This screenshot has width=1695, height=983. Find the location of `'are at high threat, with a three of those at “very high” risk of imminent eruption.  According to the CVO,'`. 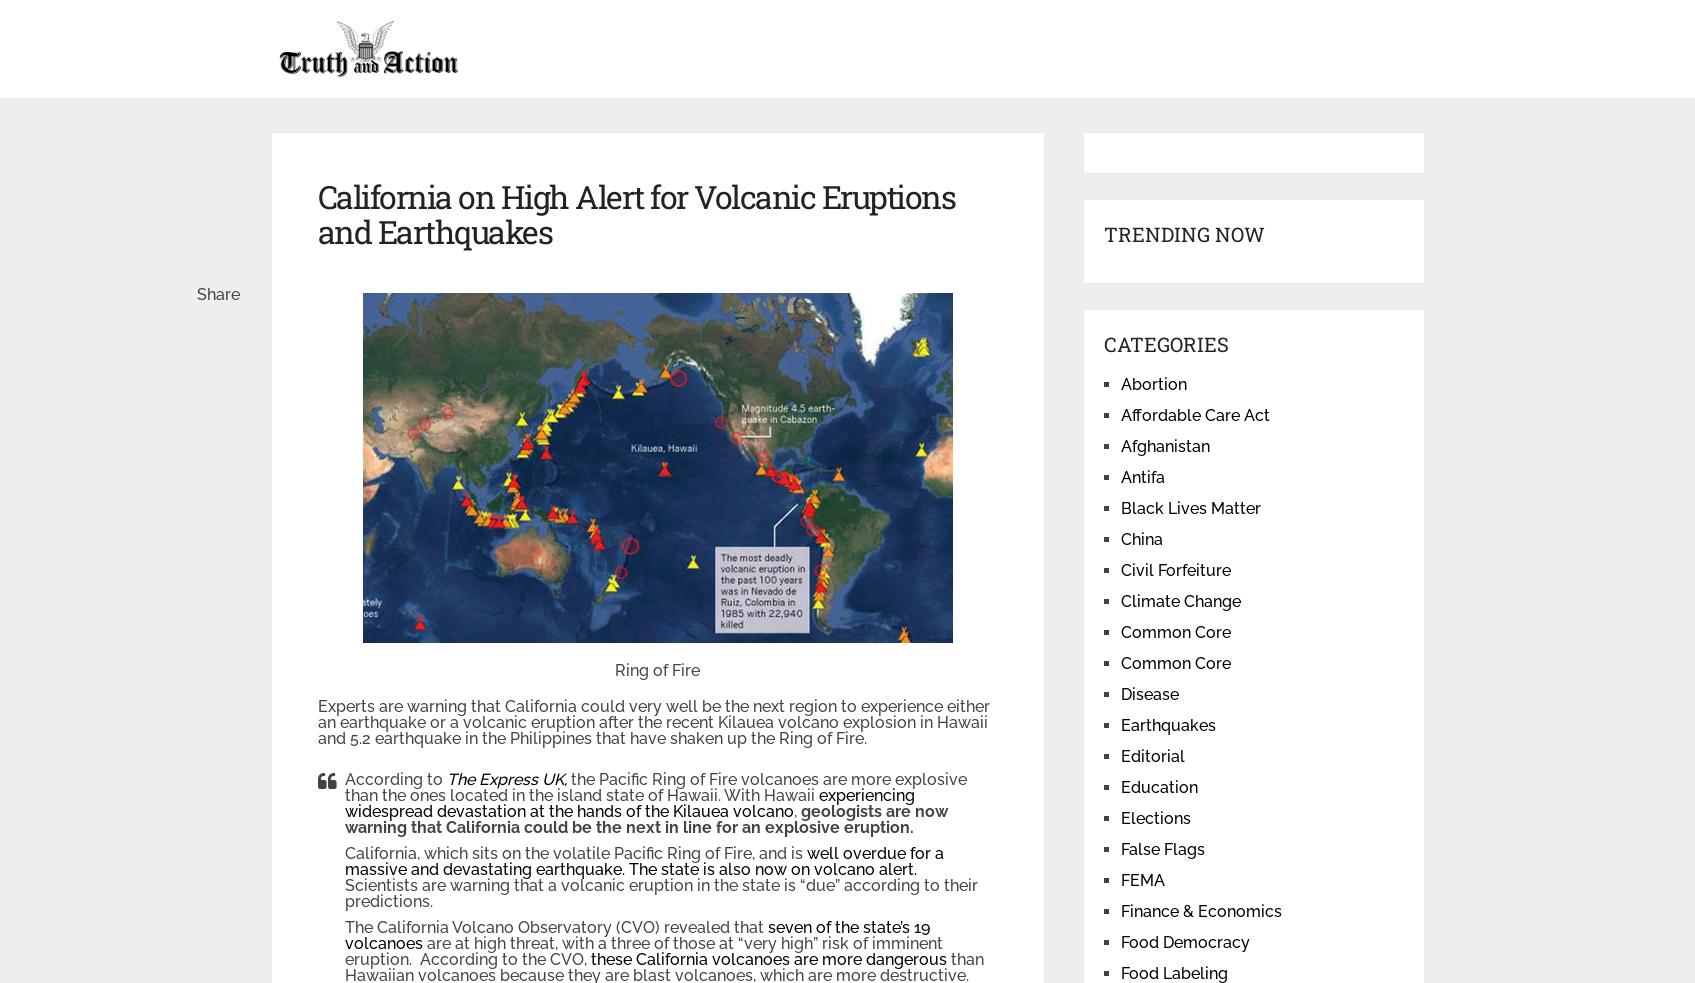

'are at high threat, with a three of those at “very high” risk of imminent eruption.  According to the CVO,' is located at coordinates (642, 951).